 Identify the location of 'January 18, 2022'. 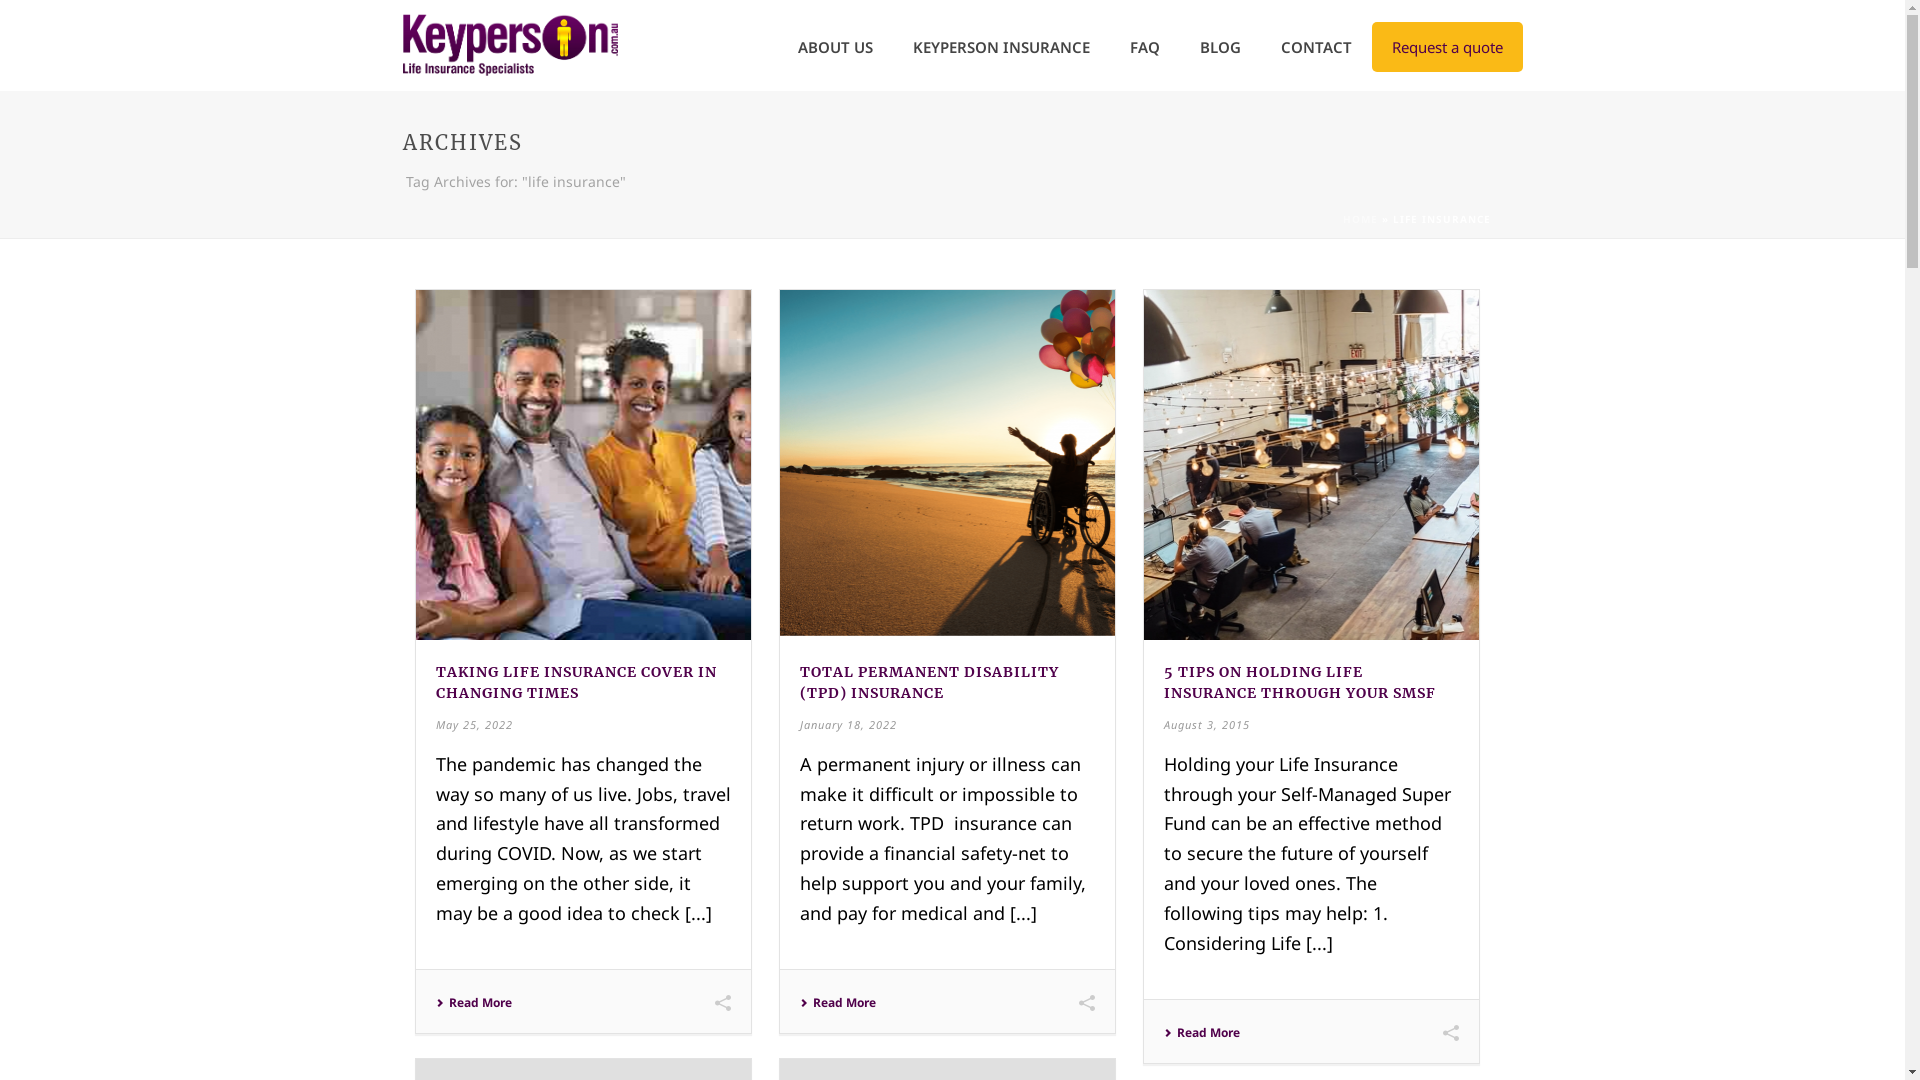
(800, 723).